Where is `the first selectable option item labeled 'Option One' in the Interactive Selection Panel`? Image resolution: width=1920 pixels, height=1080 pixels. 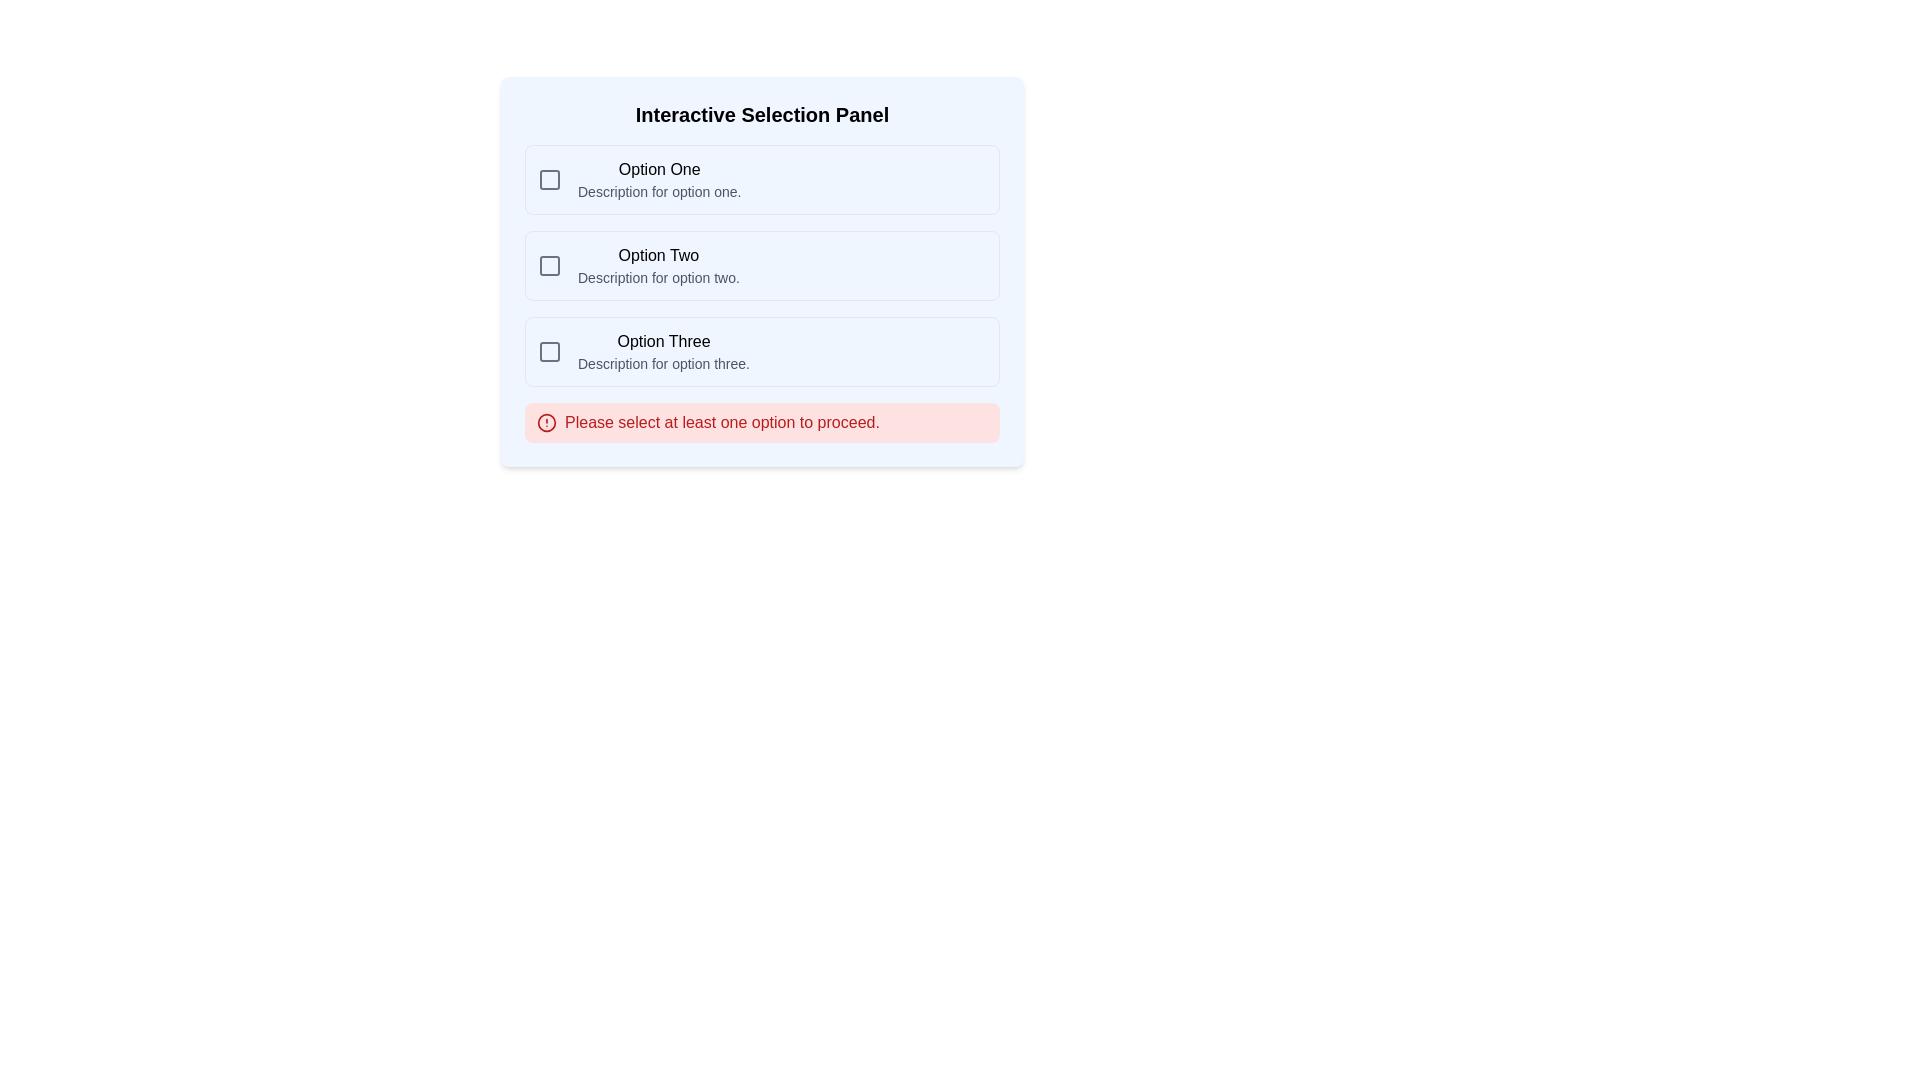 the first selectable option item labeled 'Option One' in the Interactive Selection Panel is located at coordinates (761, 180).